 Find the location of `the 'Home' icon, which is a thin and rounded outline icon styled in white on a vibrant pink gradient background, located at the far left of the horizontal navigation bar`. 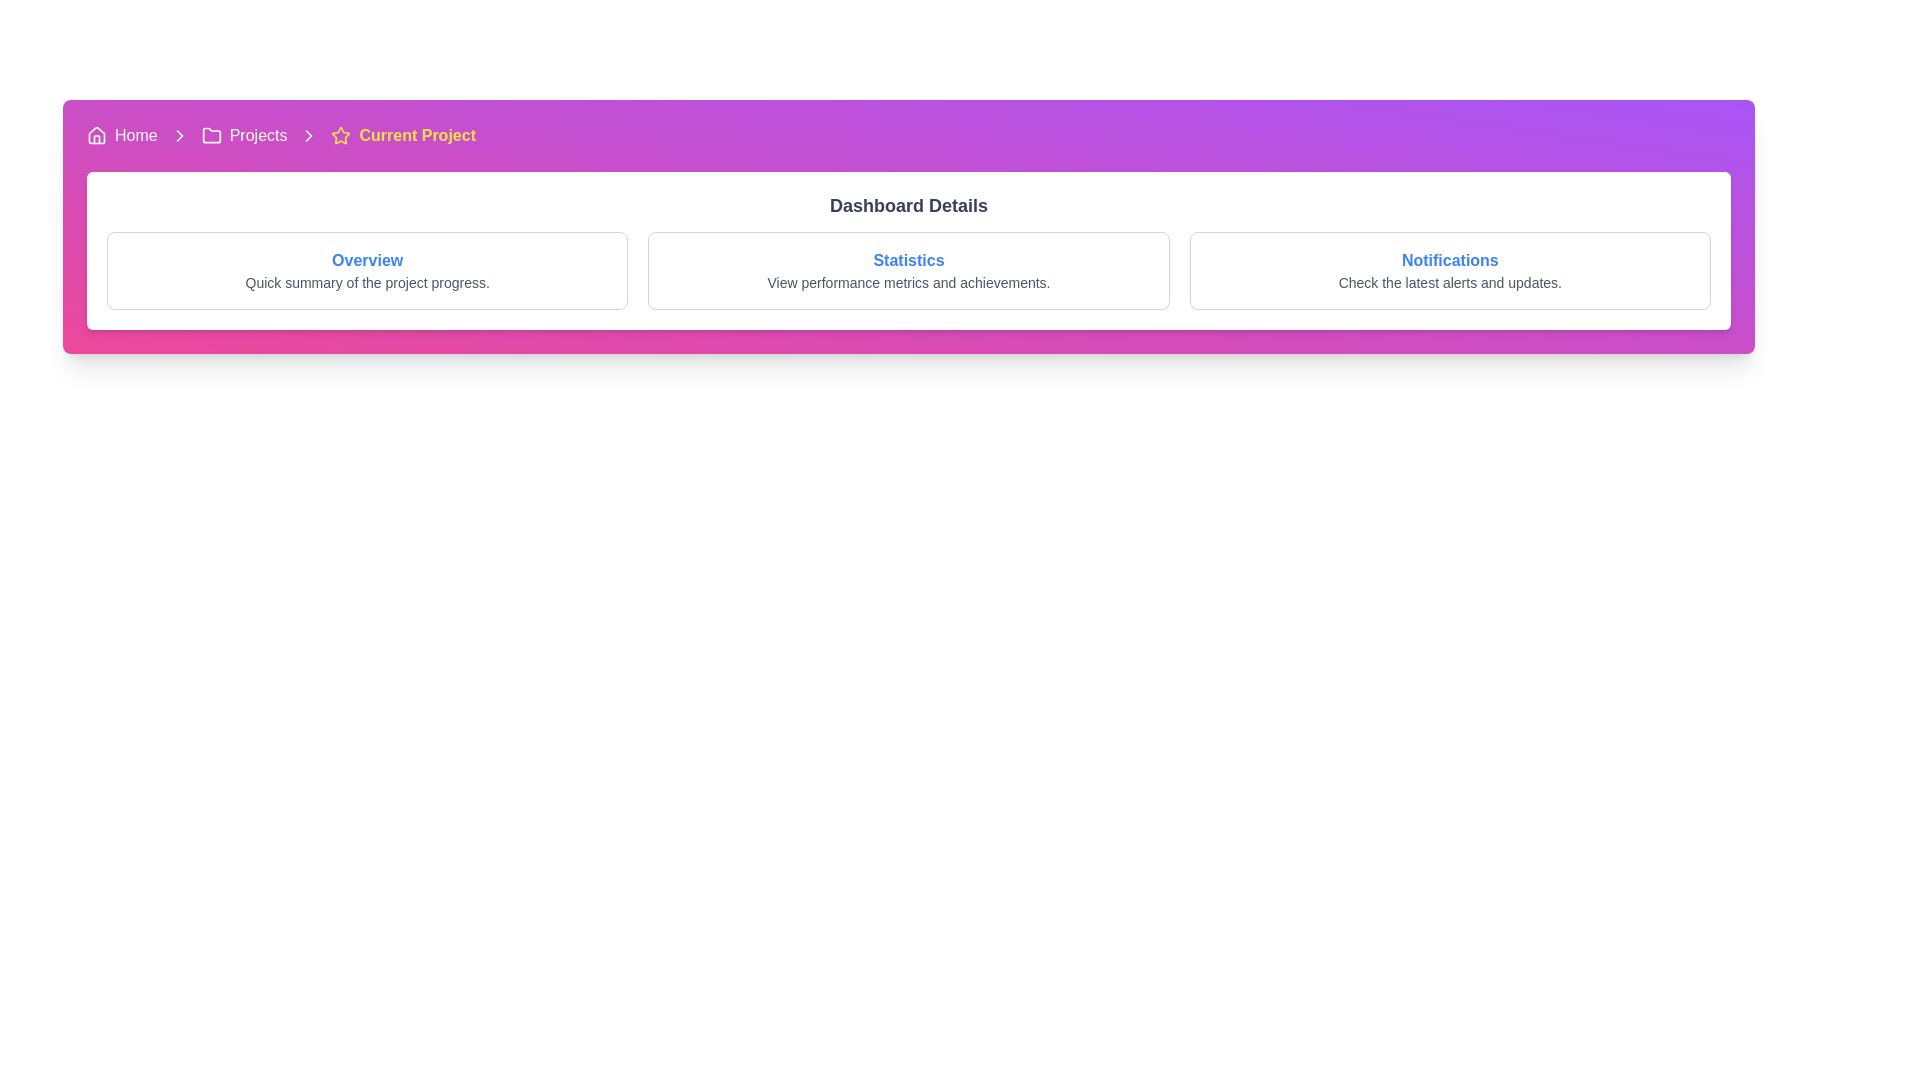

the 'Home' icon, which is a thin and rounded outline icon styled in white on a vibrant pink gradient background, located at the far left of the horizontal navigation bar is located at coordinates (95, 135).